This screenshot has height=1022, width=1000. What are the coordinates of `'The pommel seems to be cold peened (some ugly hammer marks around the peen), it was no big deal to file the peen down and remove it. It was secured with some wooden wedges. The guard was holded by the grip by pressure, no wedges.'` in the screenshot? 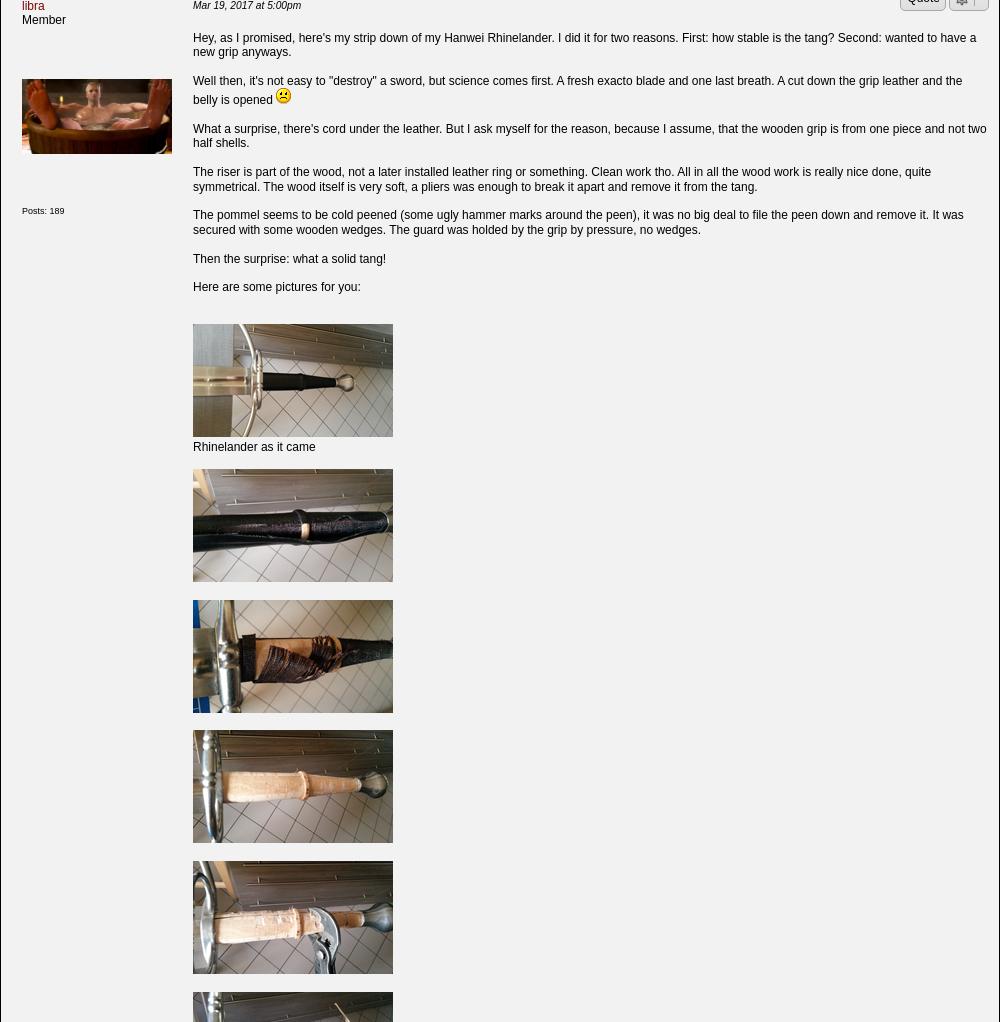 It's located at (577, 220).